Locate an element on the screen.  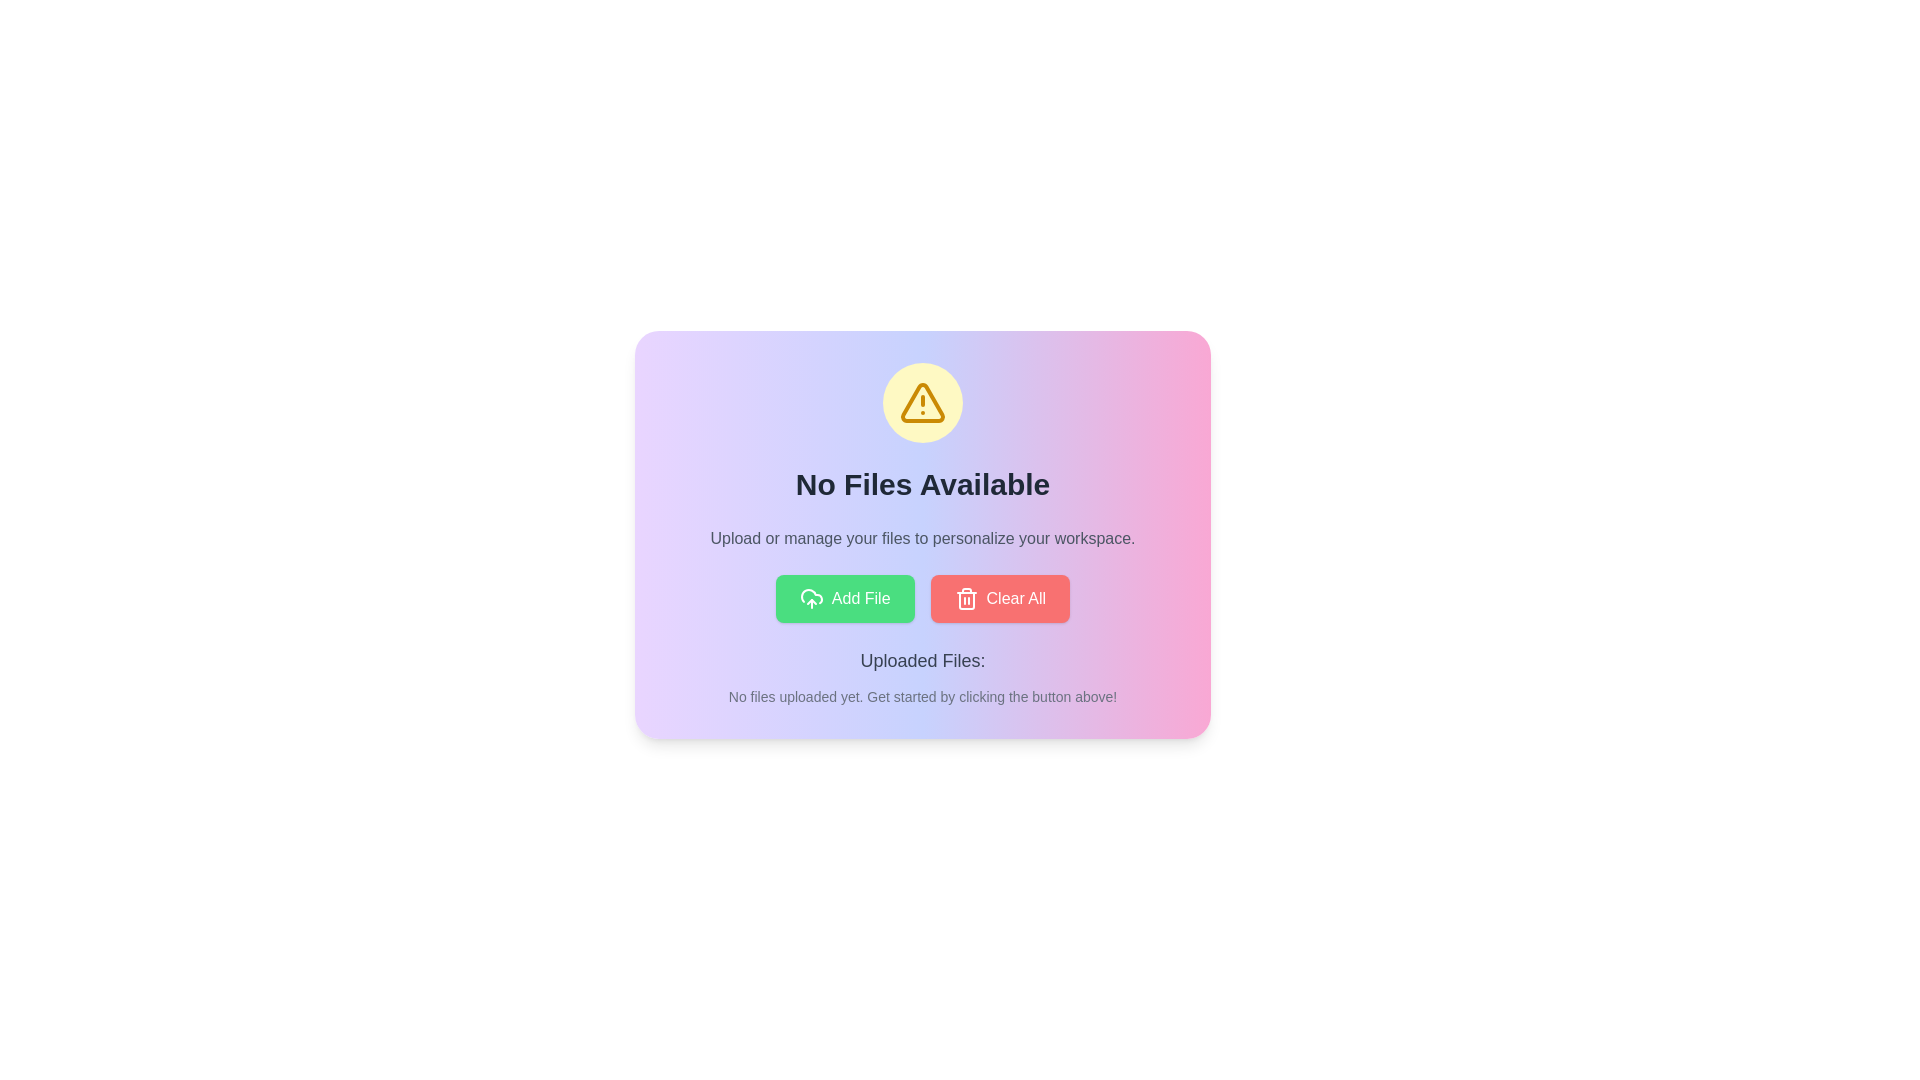
the 'Clear All' button icon, which features a trash can symbol on a red rectangular background is located at coordinates (966, 600).